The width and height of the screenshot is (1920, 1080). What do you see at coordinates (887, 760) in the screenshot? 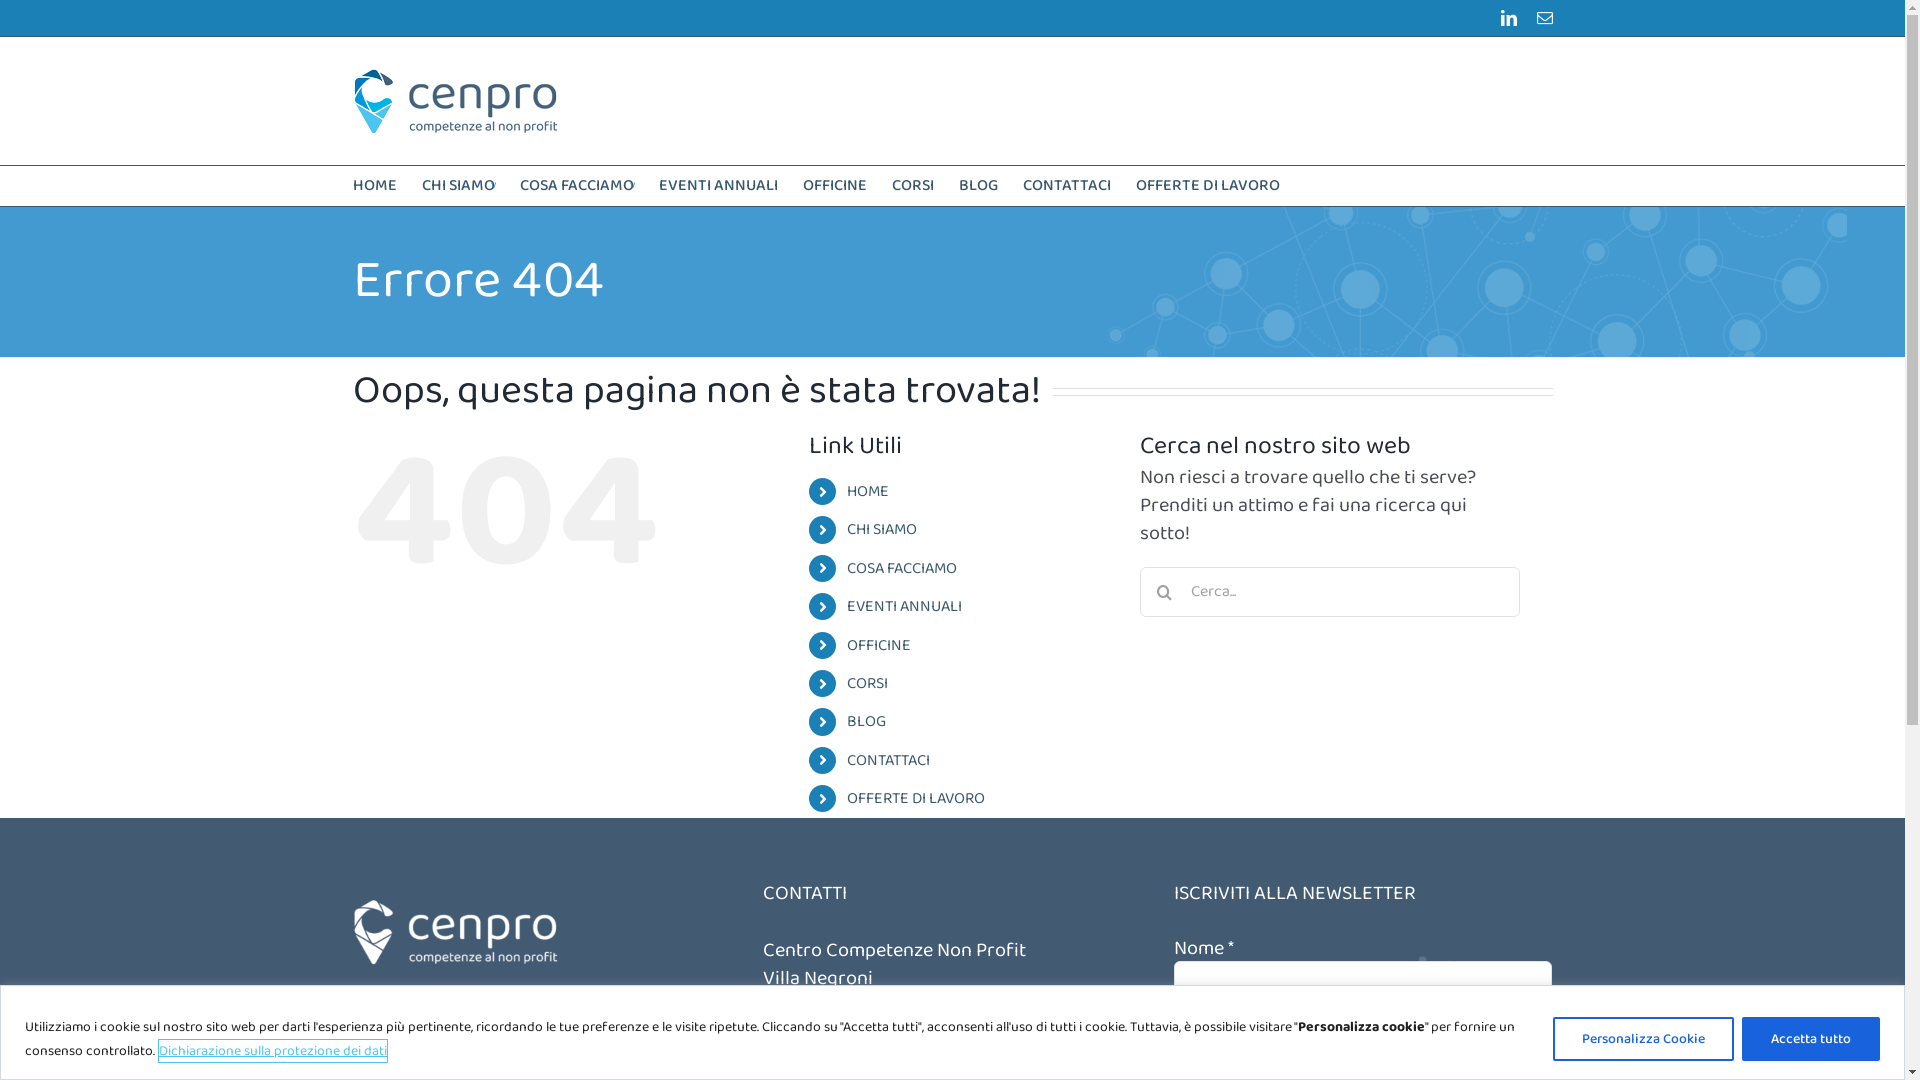
I see `'CONTATTACI'` at bounding box center [887, 760].